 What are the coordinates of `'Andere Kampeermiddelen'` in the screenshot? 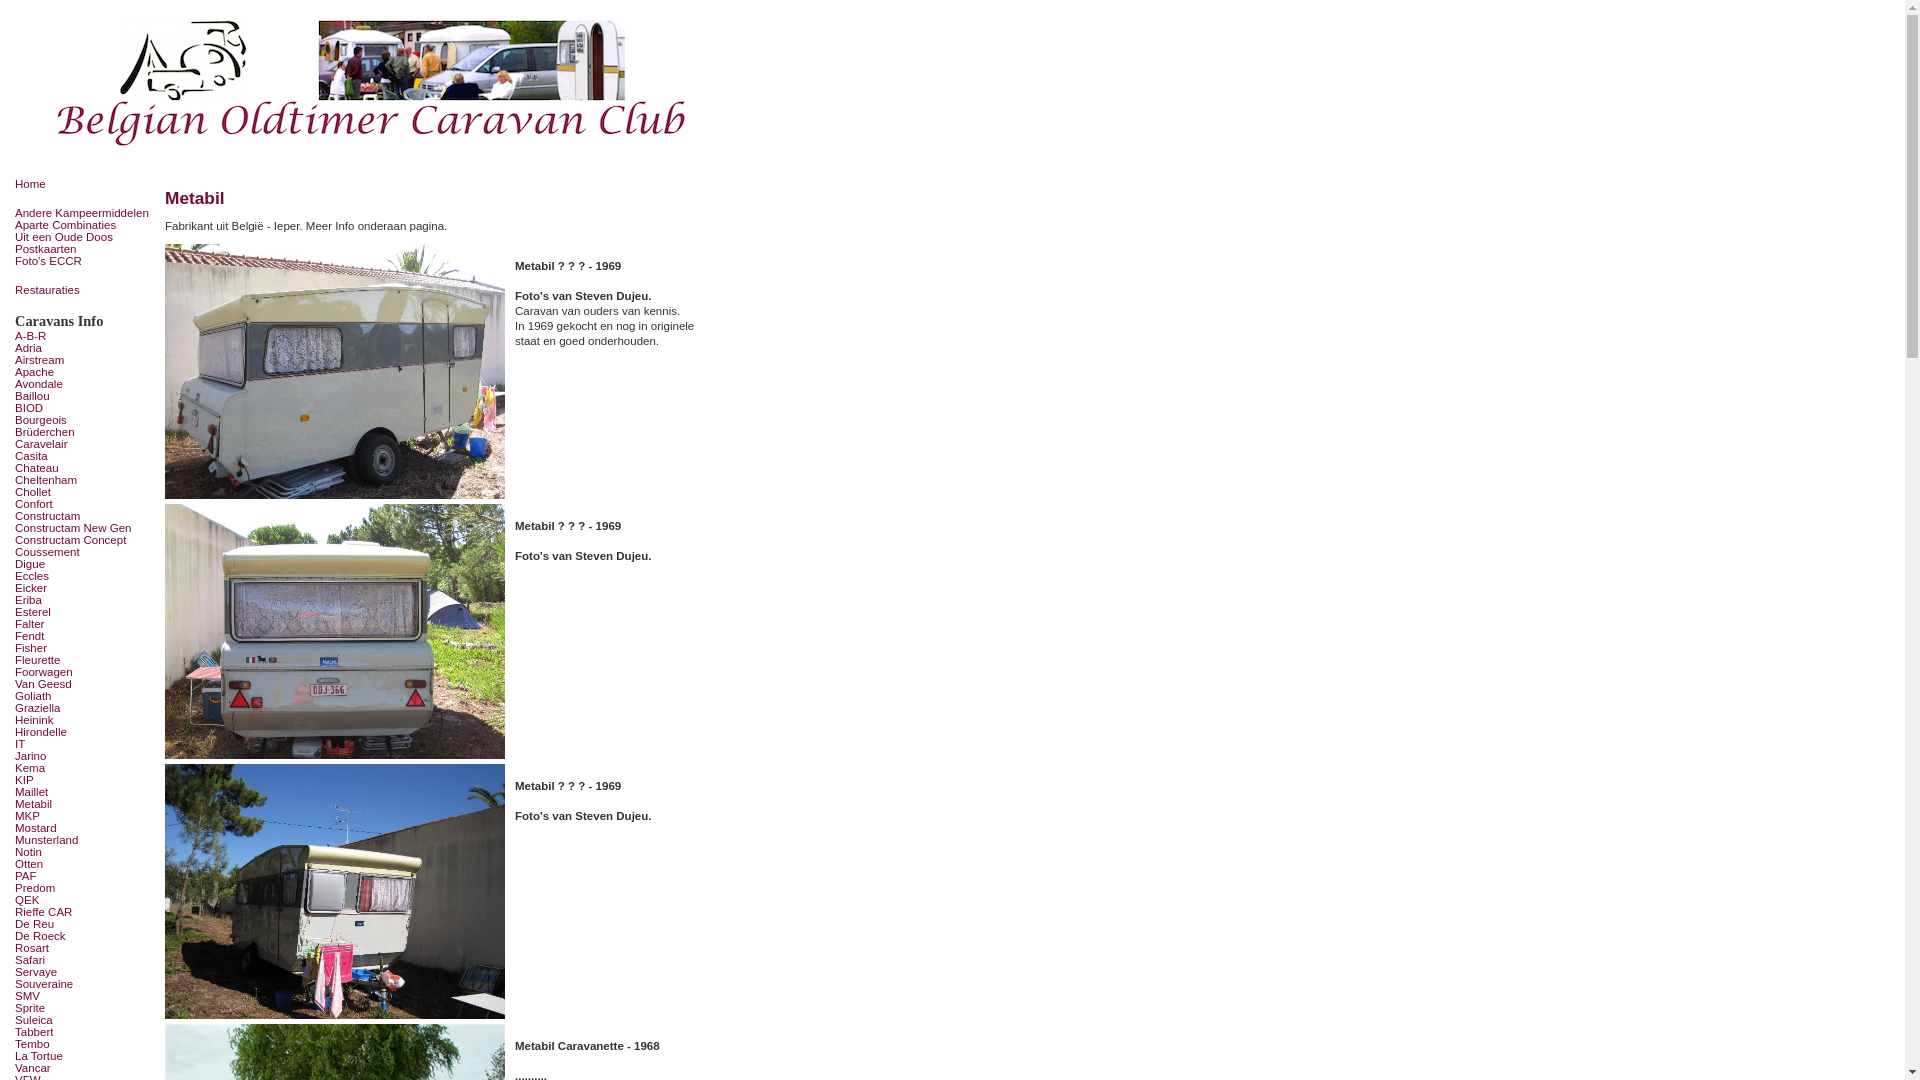 It's located at (84, 212).